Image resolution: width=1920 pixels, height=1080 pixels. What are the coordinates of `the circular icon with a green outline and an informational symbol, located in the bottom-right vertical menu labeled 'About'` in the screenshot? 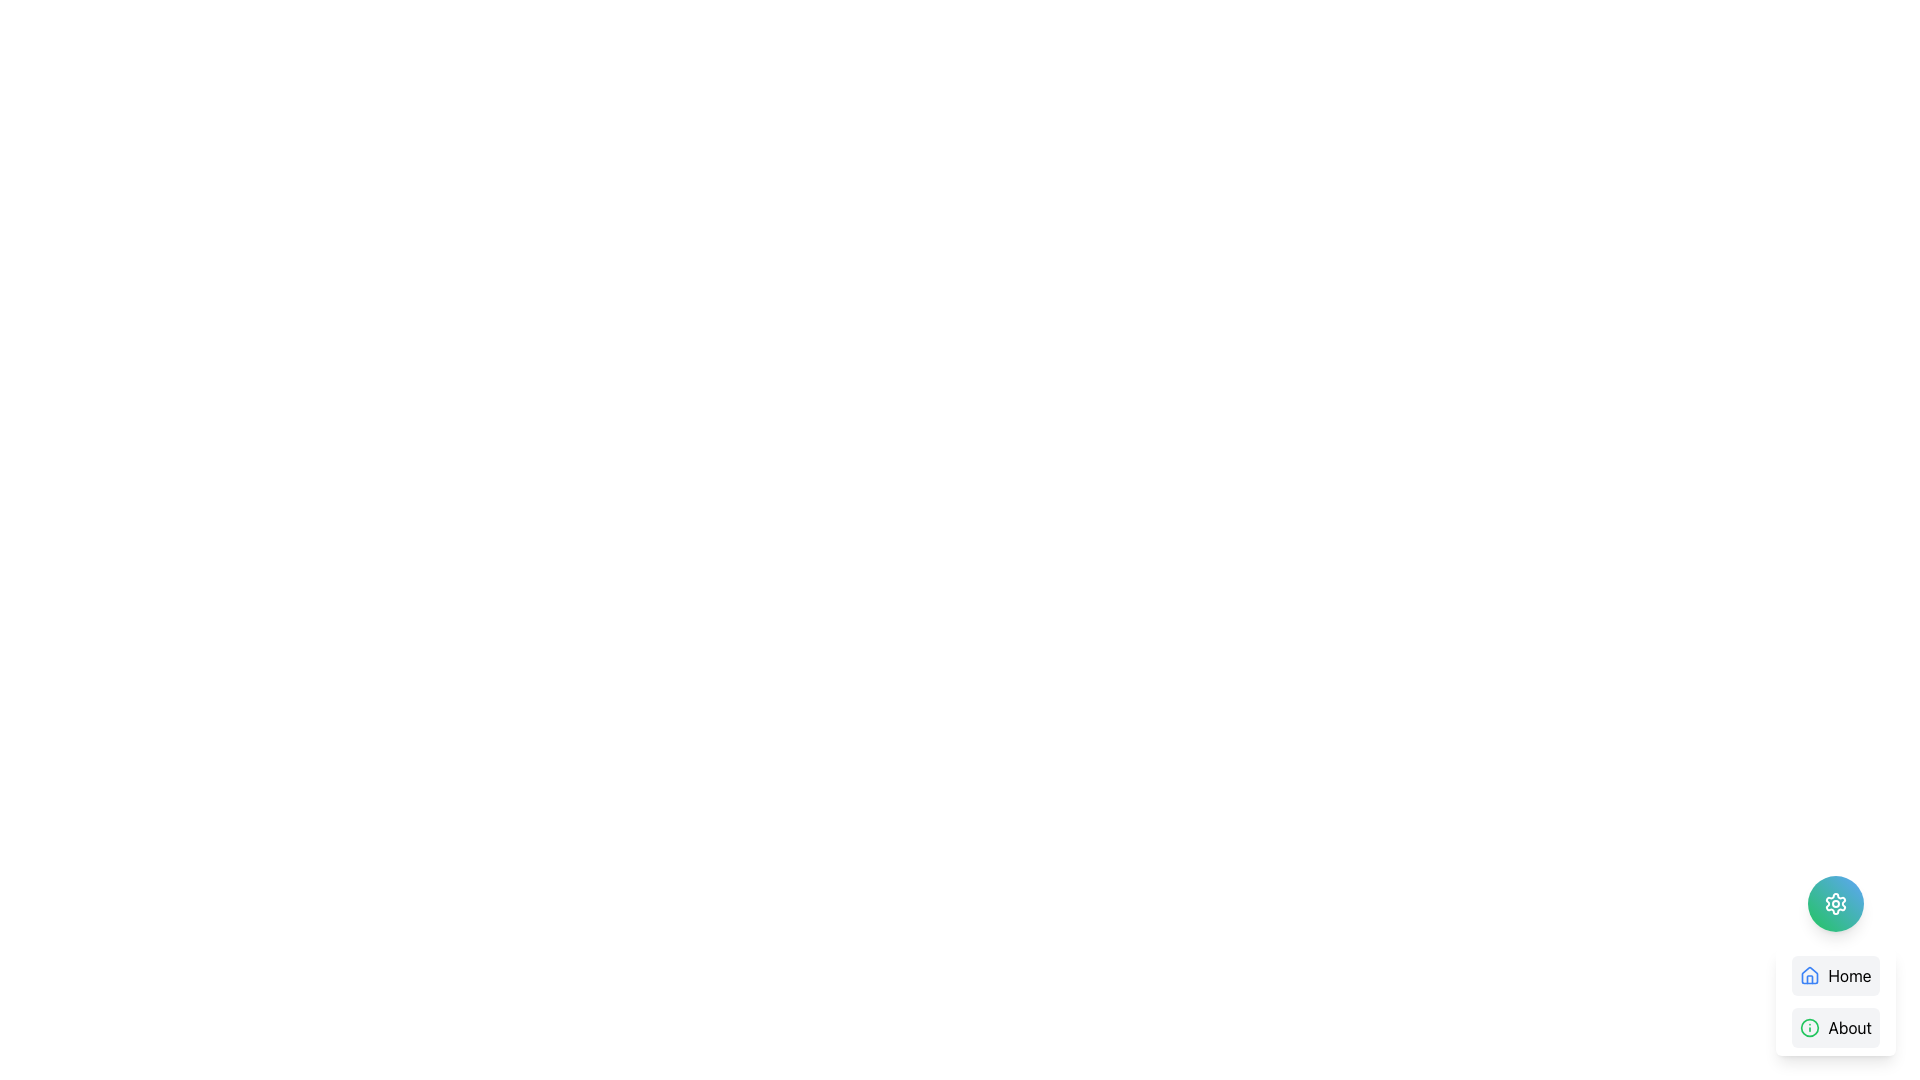 It's located at (1810, 1028).